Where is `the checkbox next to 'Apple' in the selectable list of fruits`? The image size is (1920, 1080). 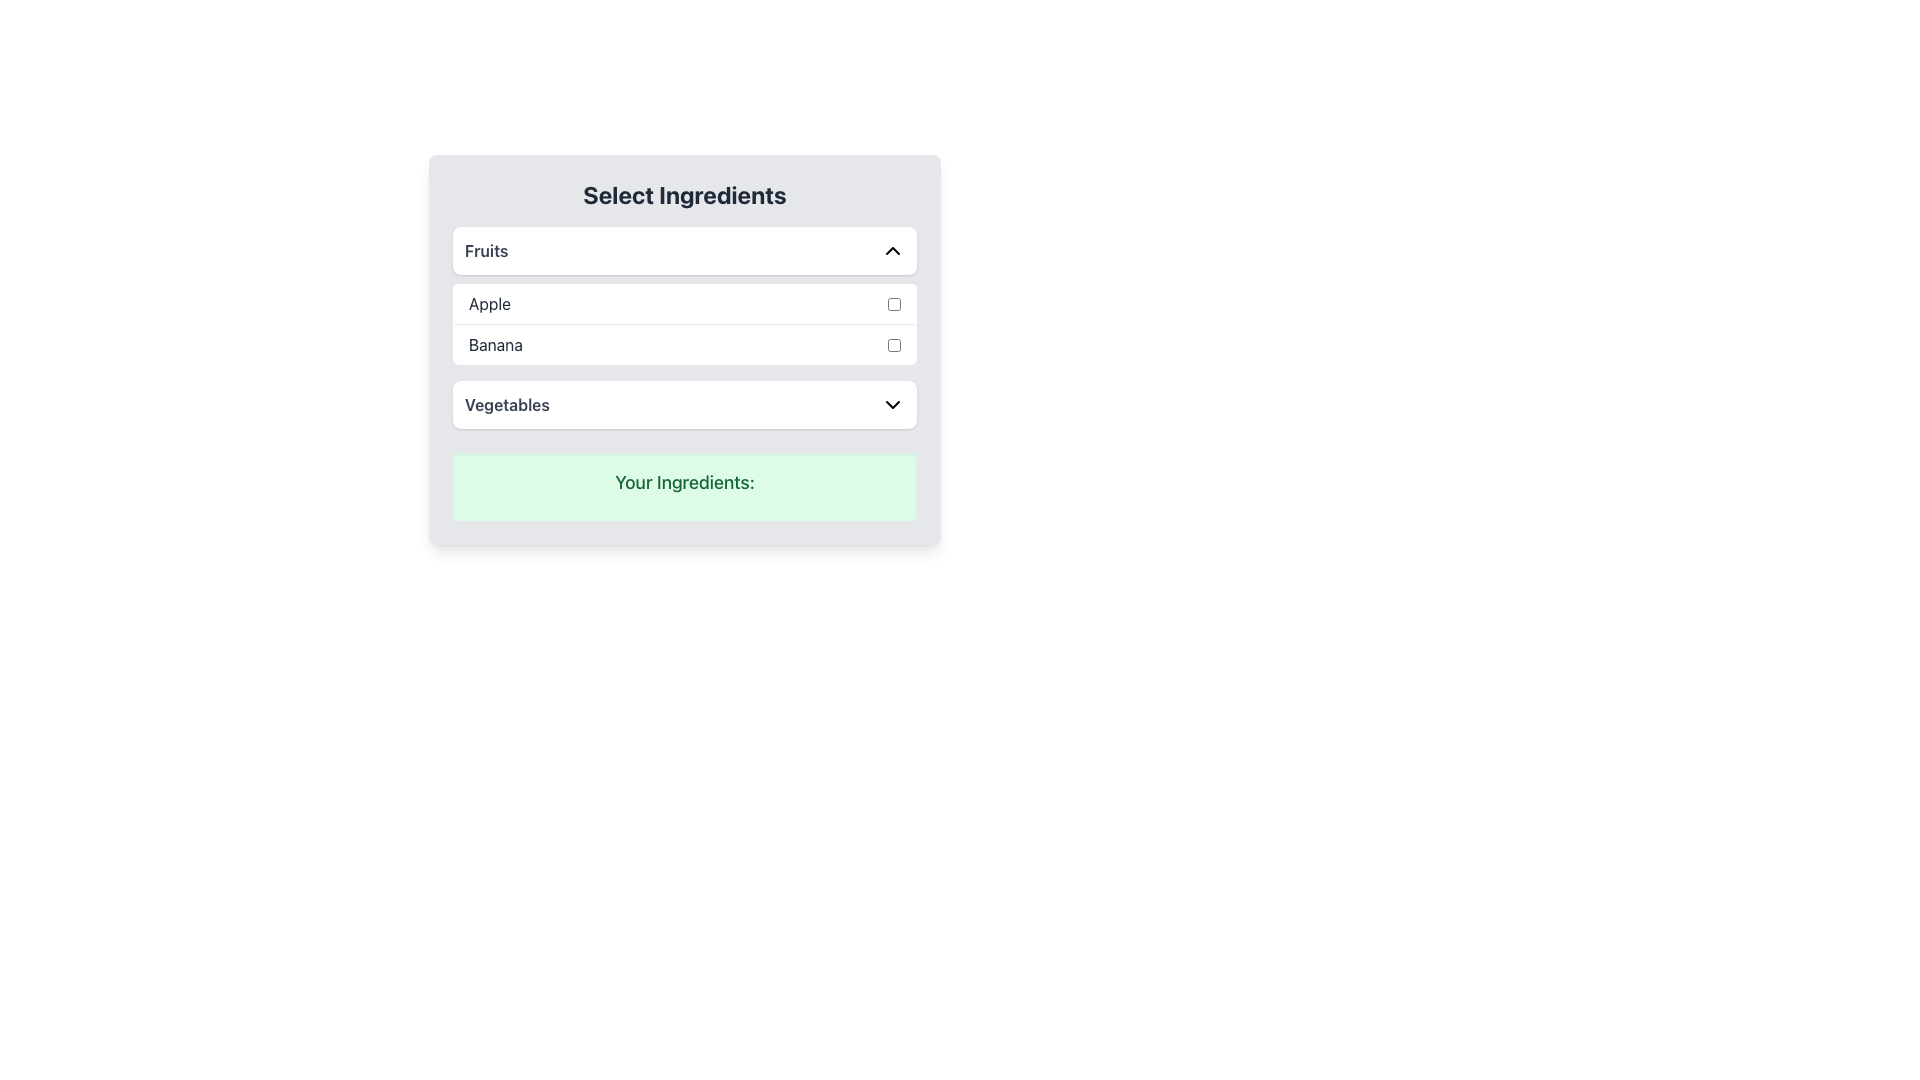
the checkbox next to 'Apple' in the selectable list of fruits is located at coordinates (685, 323).